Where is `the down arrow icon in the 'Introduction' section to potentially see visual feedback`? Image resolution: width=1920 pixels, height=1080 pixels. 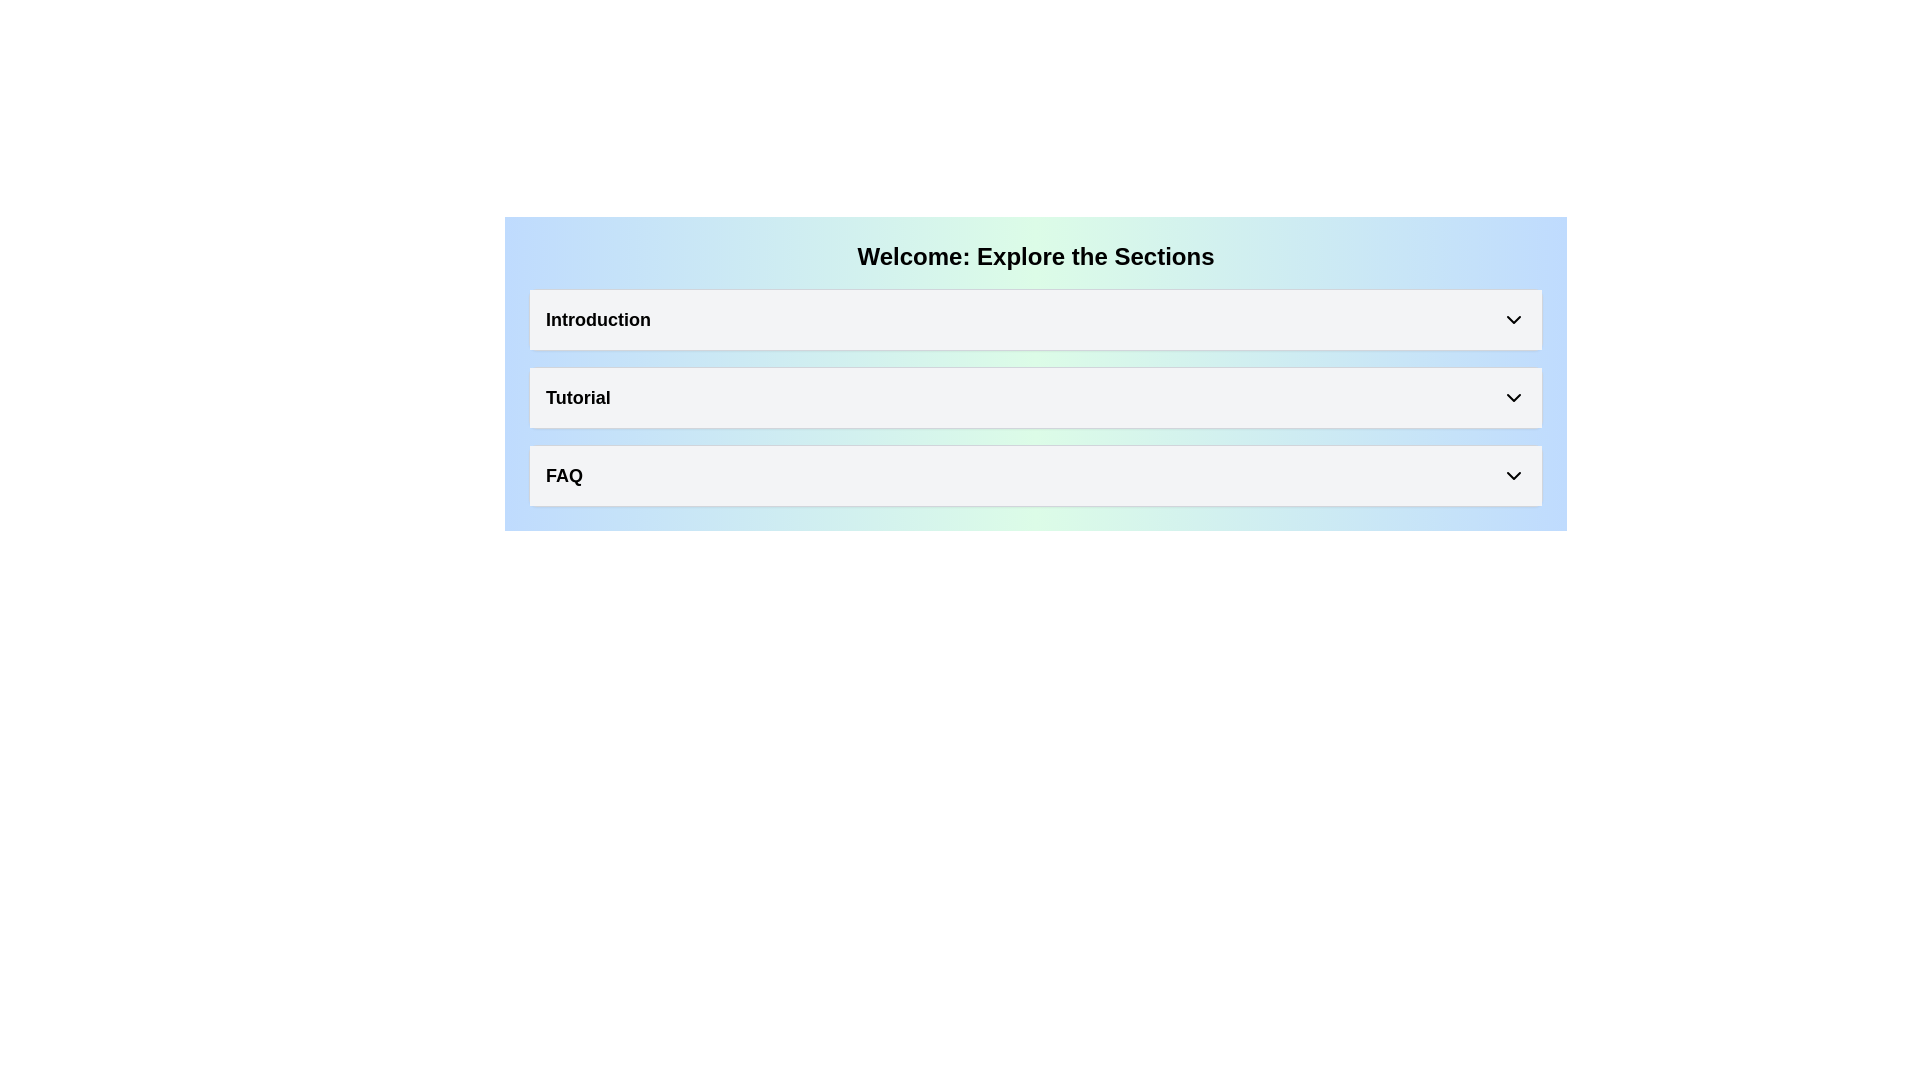
the down arrow icon in the 'Introduction' section to potentially see visual feedback is located at coordinates (1513, 319).